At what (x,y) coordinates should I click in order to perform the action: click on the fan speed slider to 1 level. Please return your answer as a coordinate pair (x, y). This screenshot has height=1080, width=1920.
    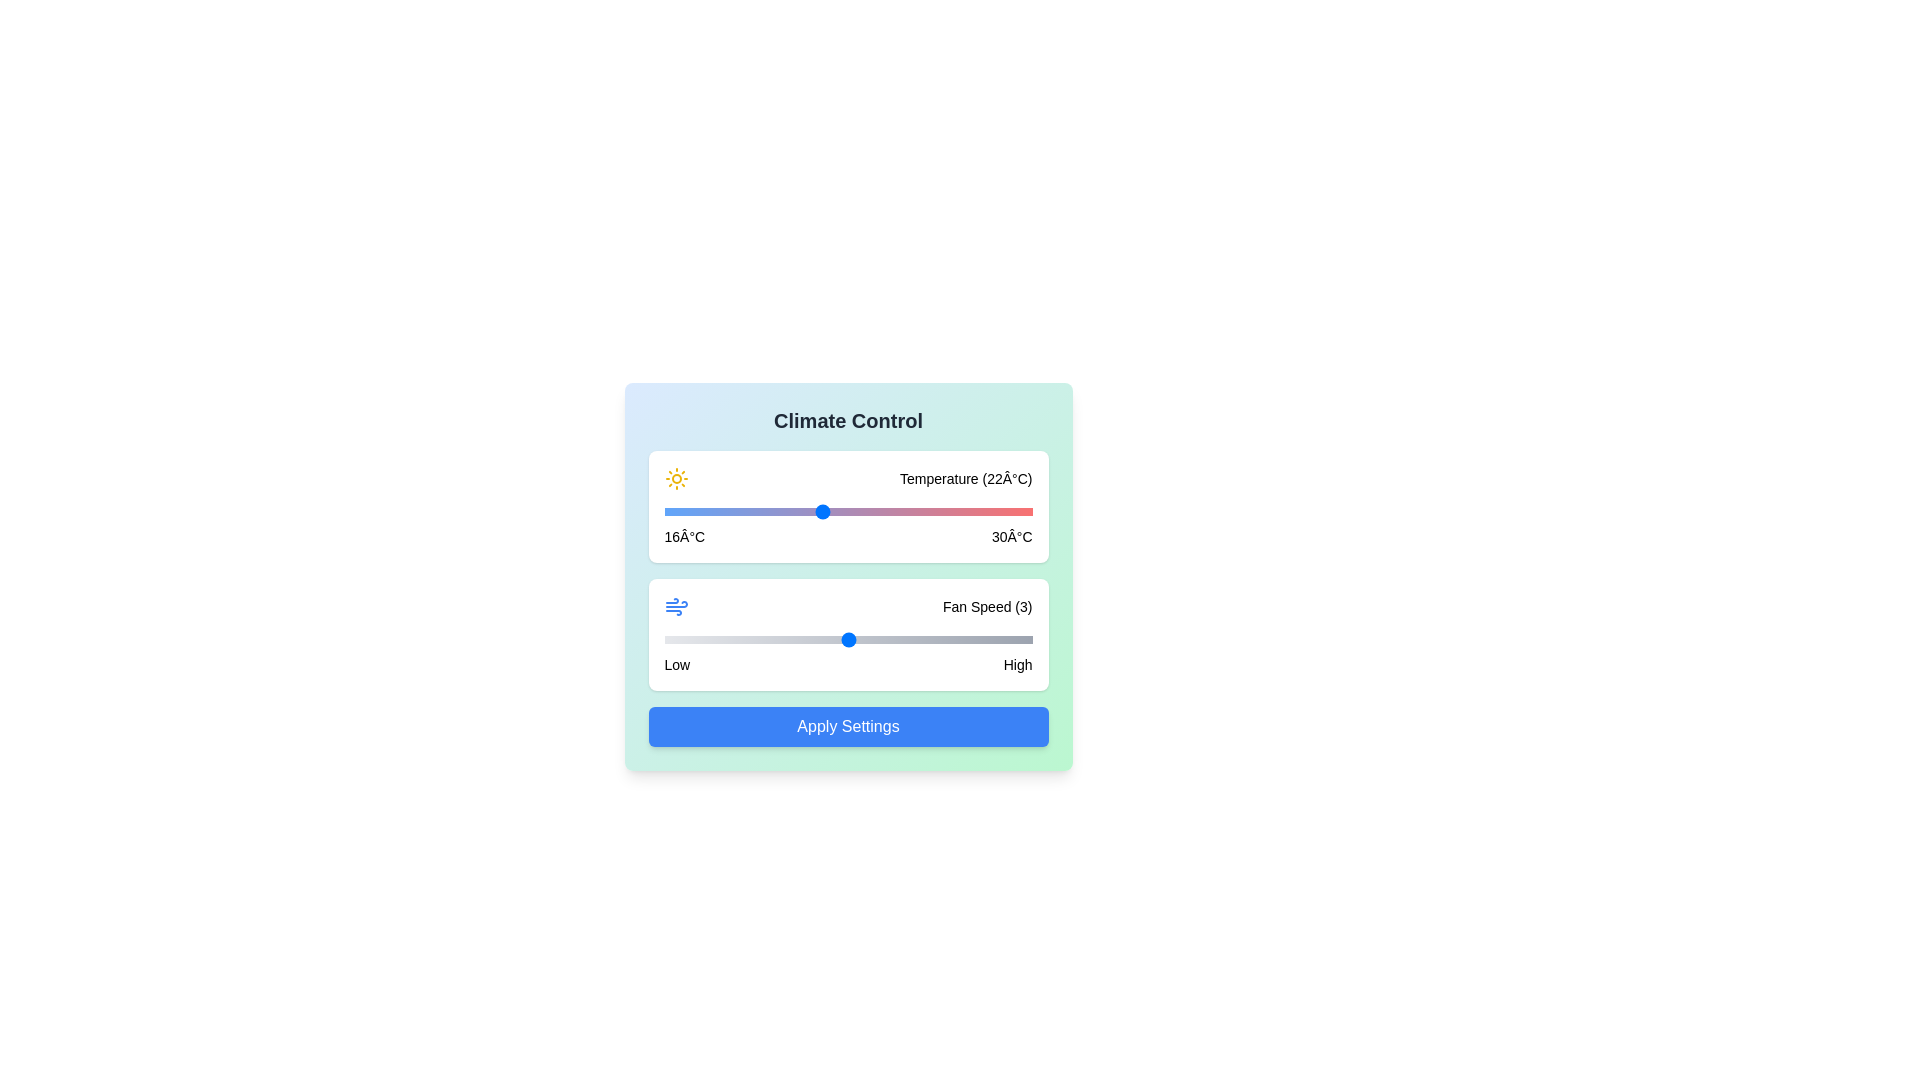
    Looking at the image, I should click on (664, 640).